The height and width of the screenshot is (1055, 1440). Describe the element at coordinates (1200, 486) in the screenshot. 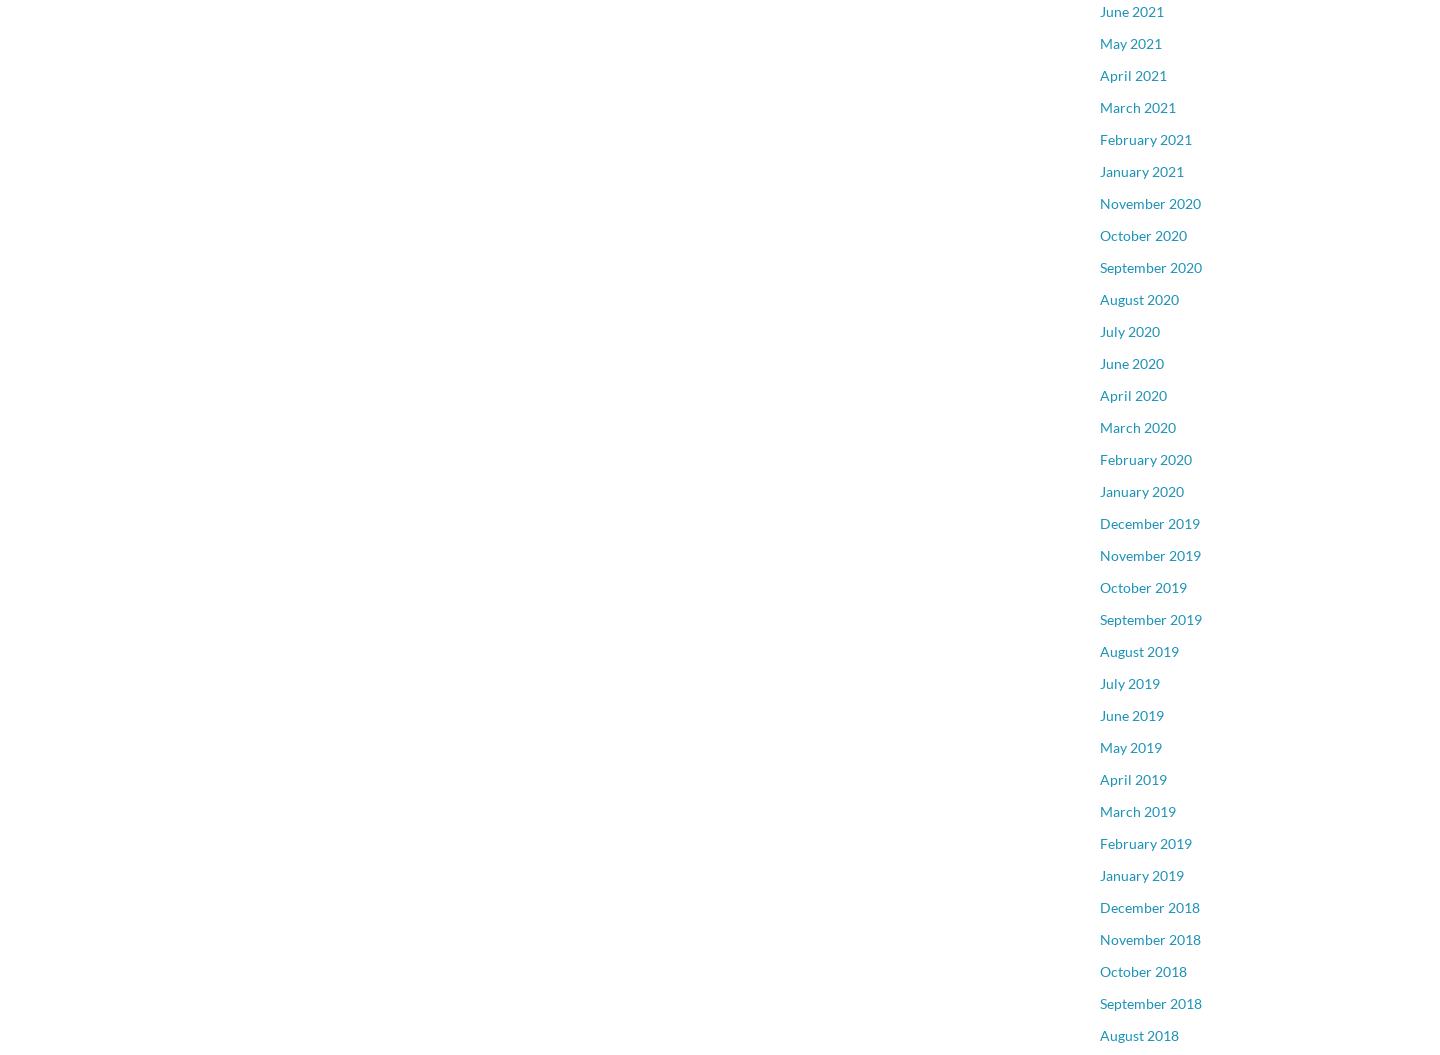

I see `'West Newton, Surrey Real Estate'` at that location.